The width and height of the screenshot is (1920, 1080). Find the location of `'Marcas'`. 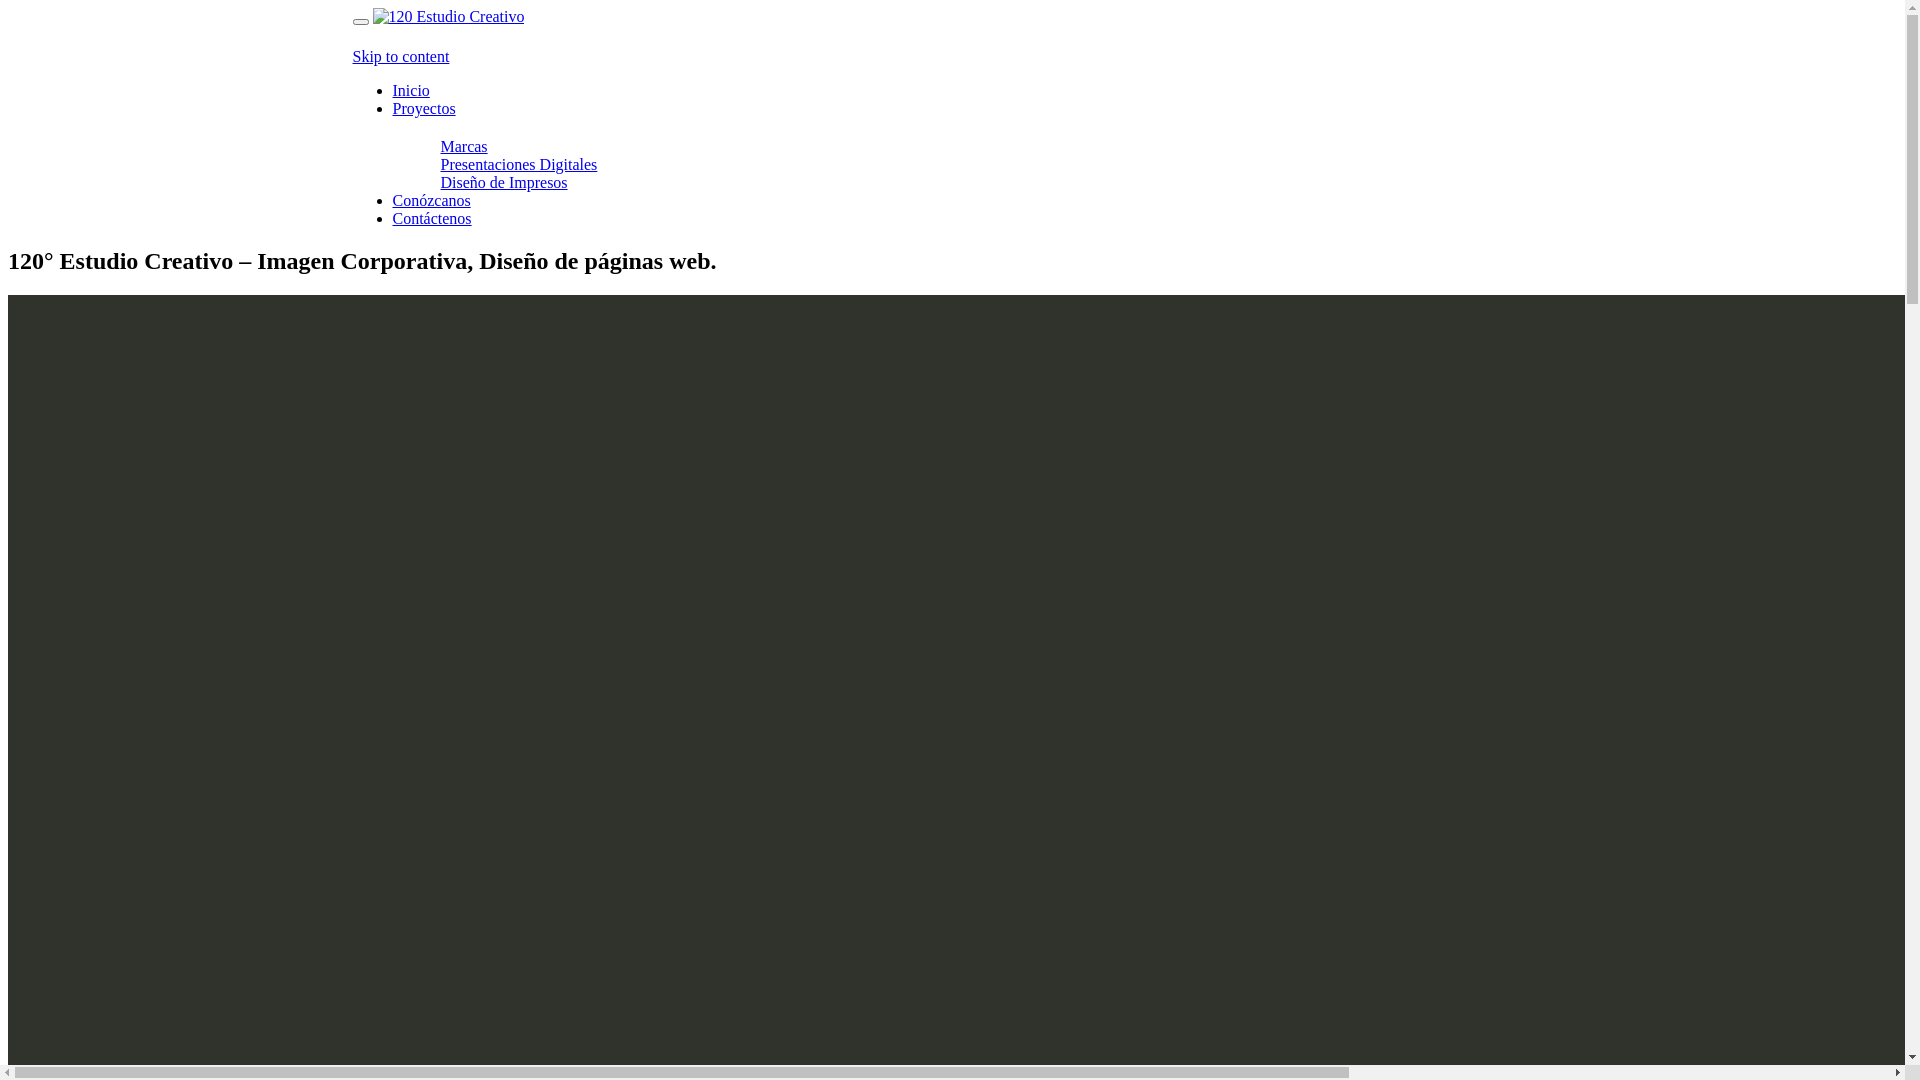

'Marcas' is located at coordinates (462, 145).